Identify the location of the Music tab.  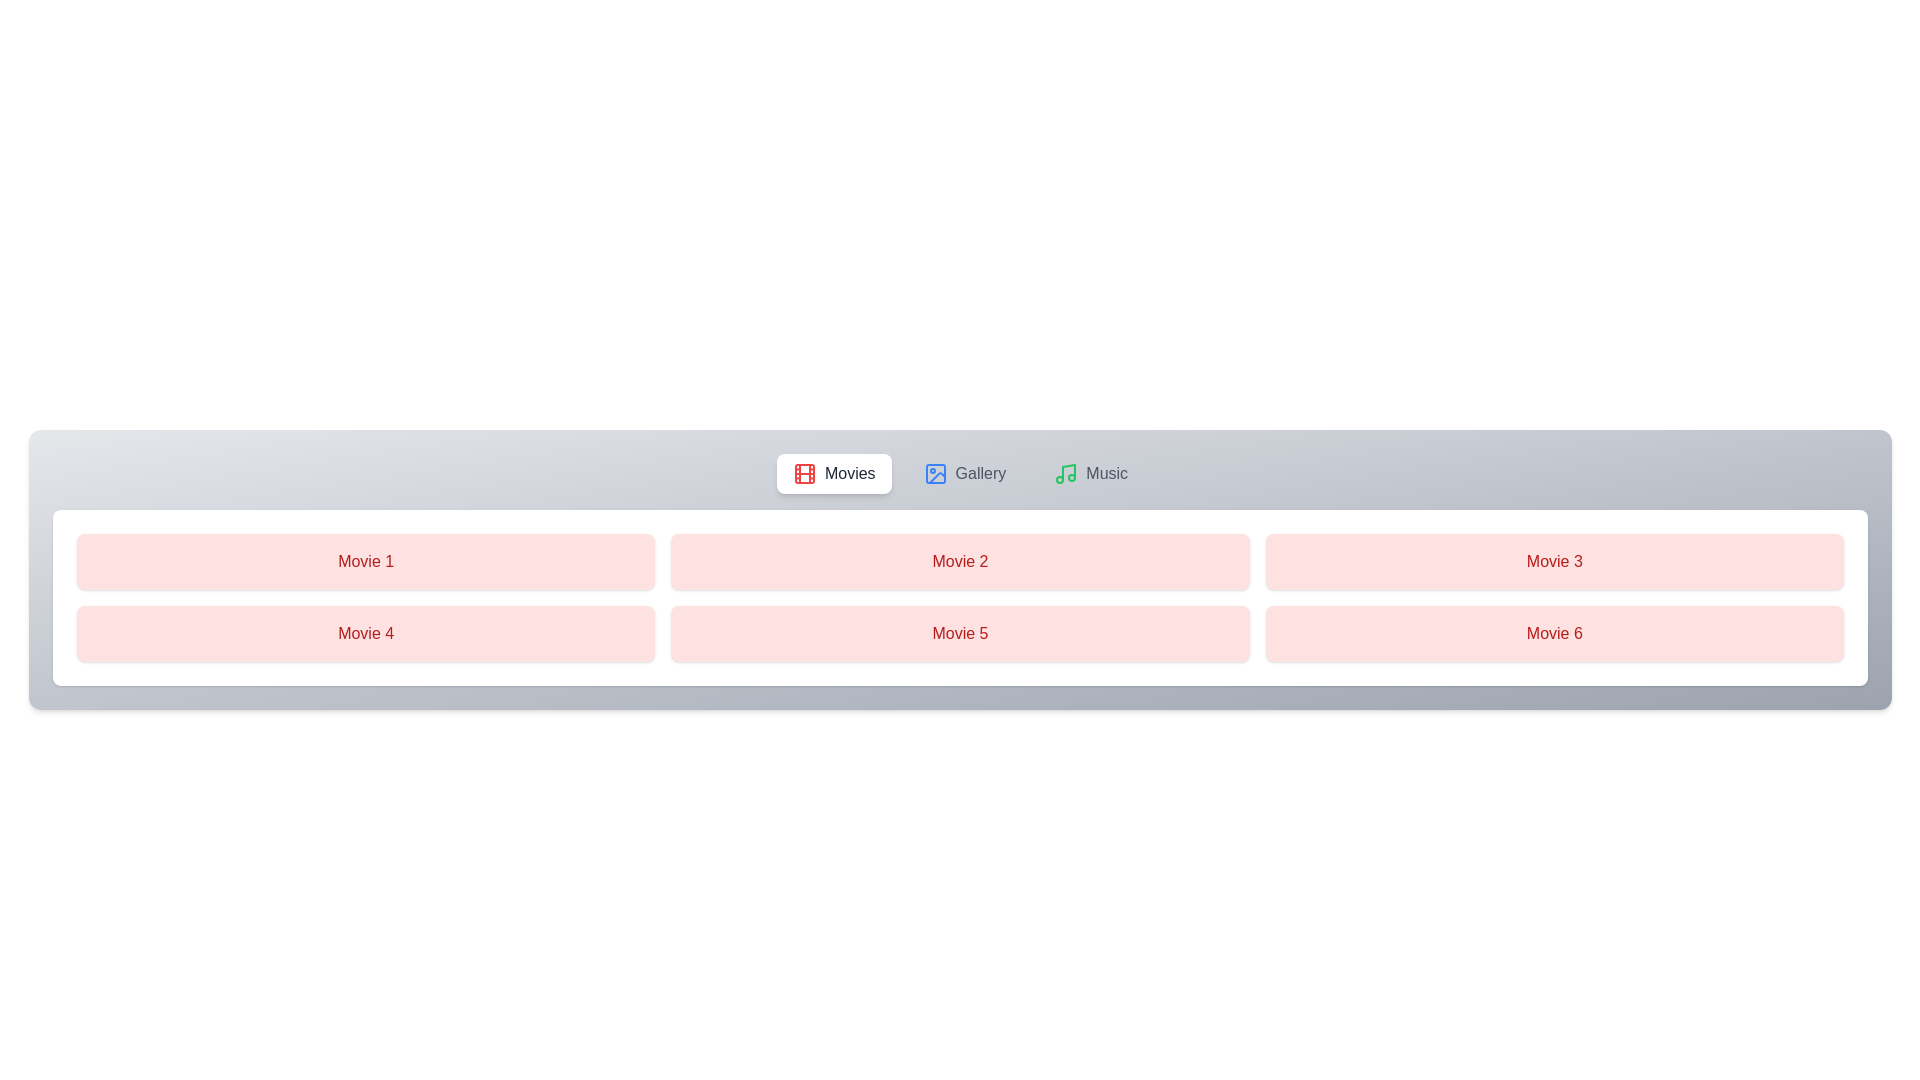
(1089, 474).